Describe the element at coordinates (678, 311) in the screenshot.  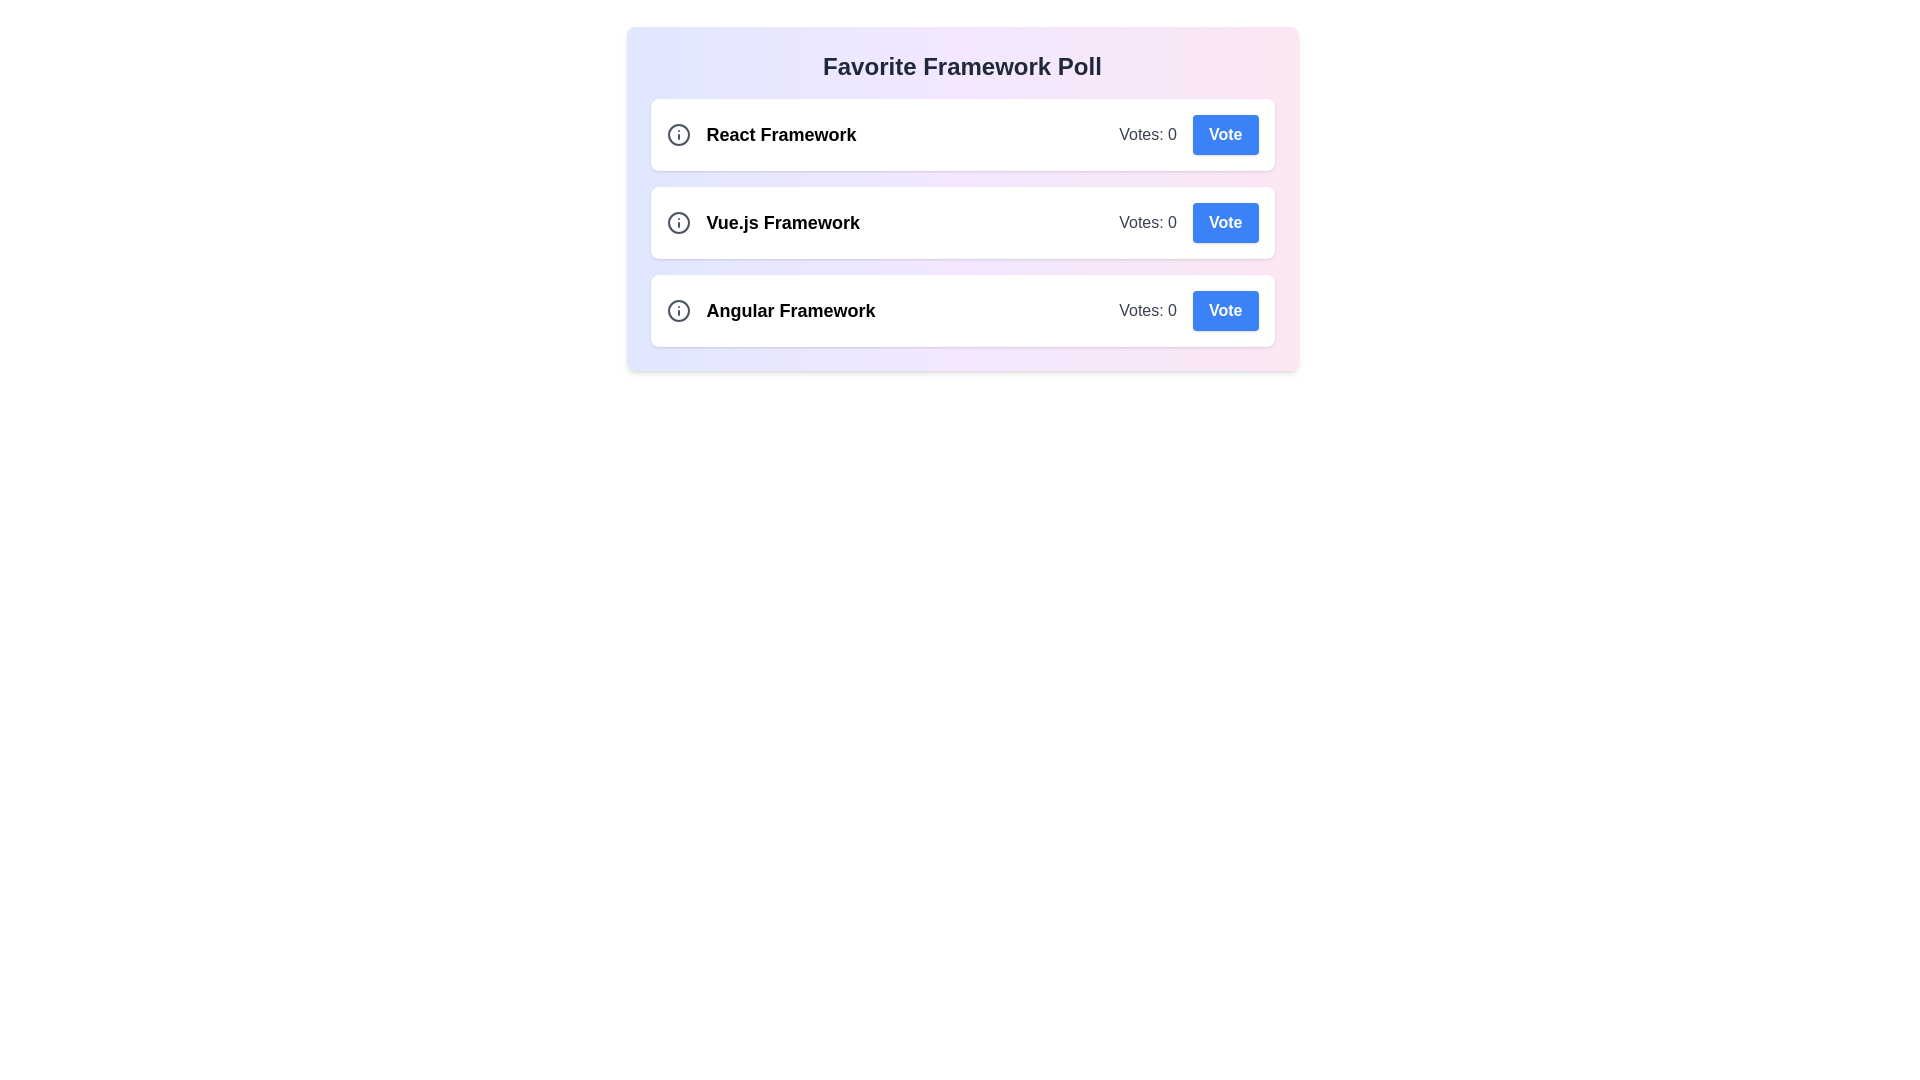
I see `the information icon next to the topic Angular Framework` at that location.